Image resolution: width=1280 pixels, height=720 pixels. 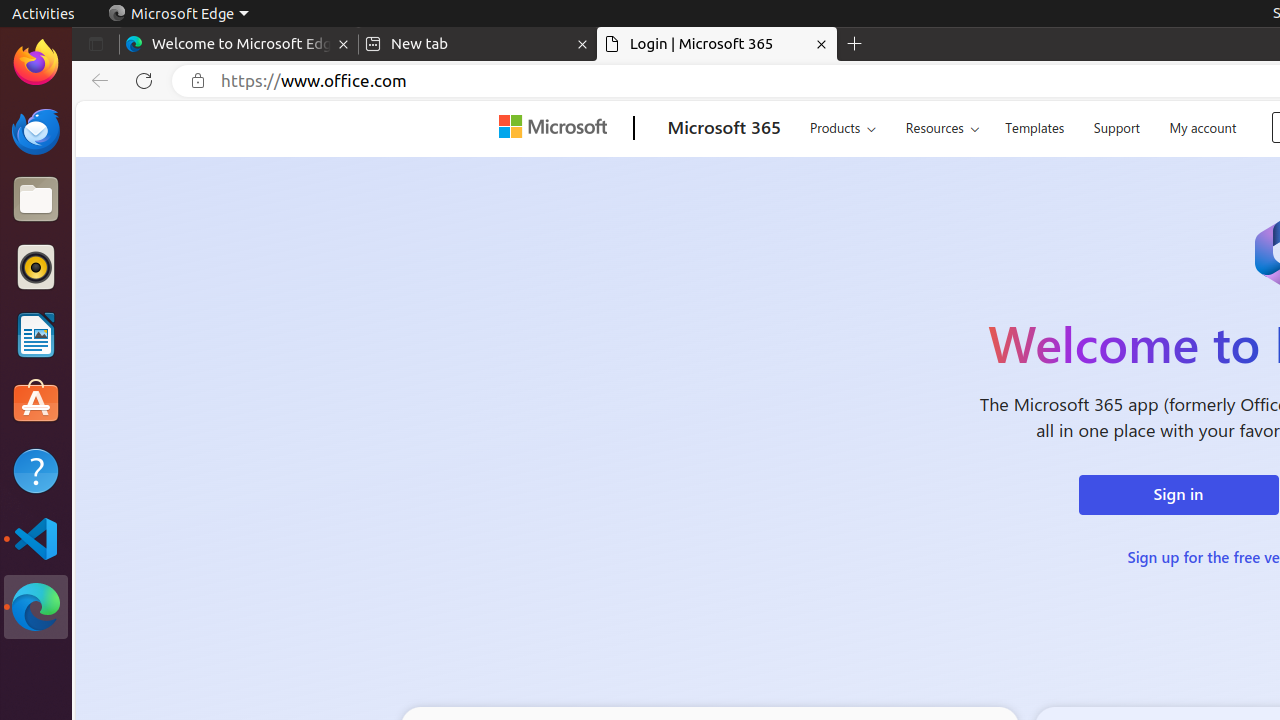 What do you see at coordinates (95, 43) in the screenshot?
I see `'Tab actions menu'` at bounding box center [95, 43].